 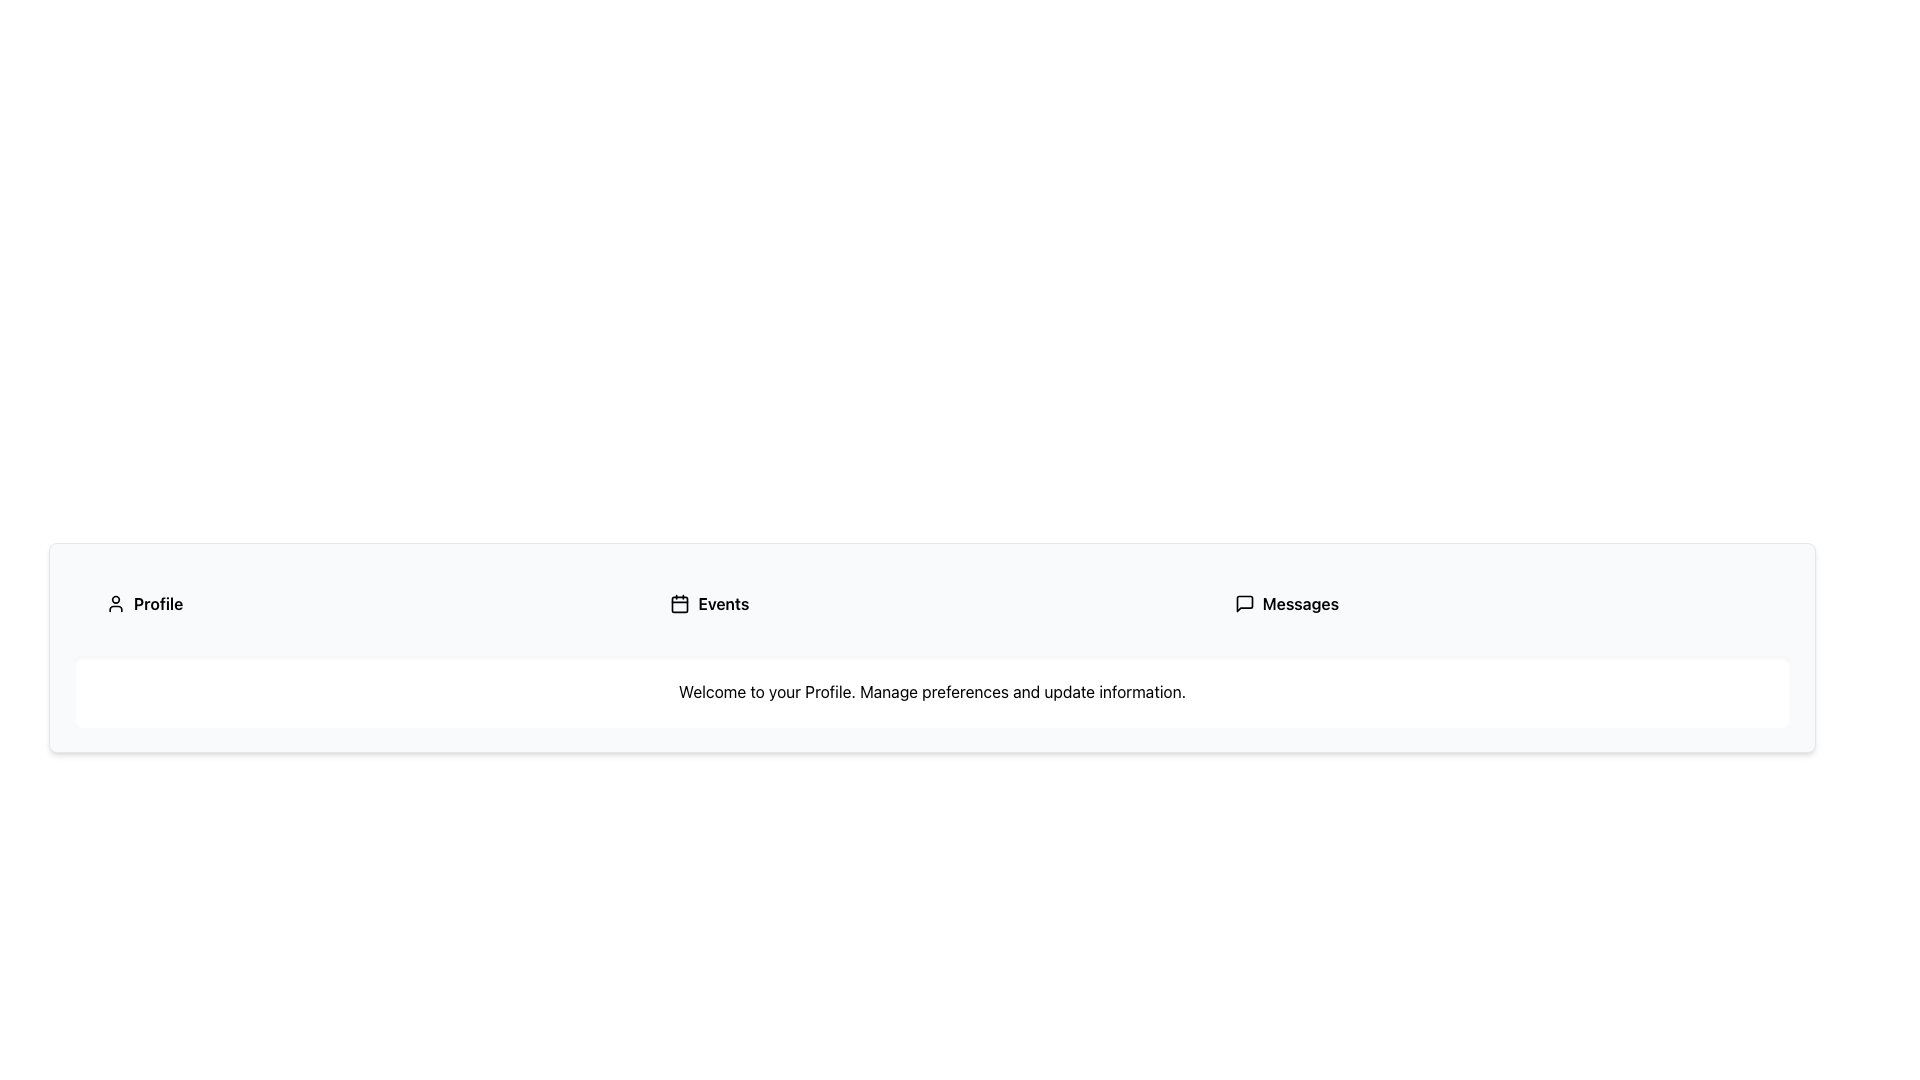 What do you see at coordinates (931, 690) in the screenshot?
I see `information displayed in the Informational Text Block located below the header options including 'Profile,' 'Events,' and 'Messages.'` at bounding box center [931, 690].